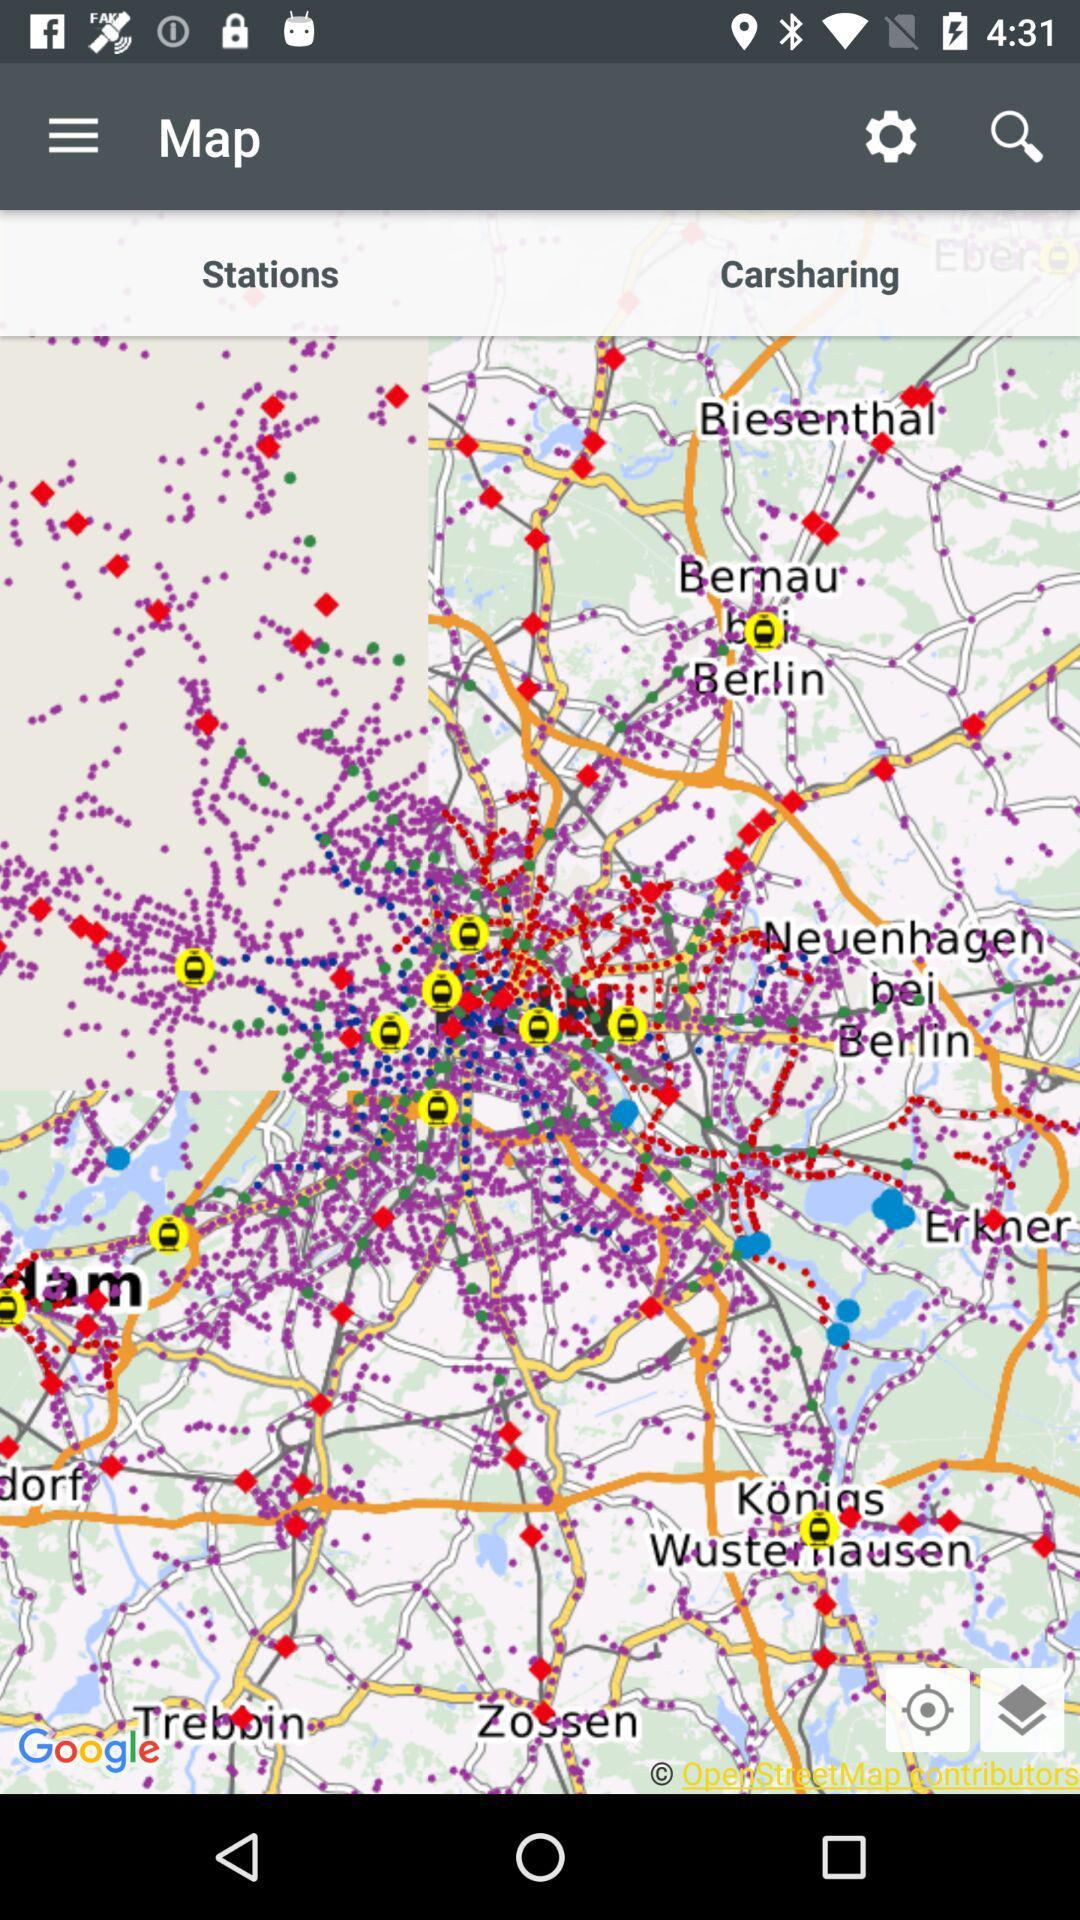  What do you see at coordinates (927, 1708) in the screenshot?
I see `find current location` at bounding box center [927, 1708].